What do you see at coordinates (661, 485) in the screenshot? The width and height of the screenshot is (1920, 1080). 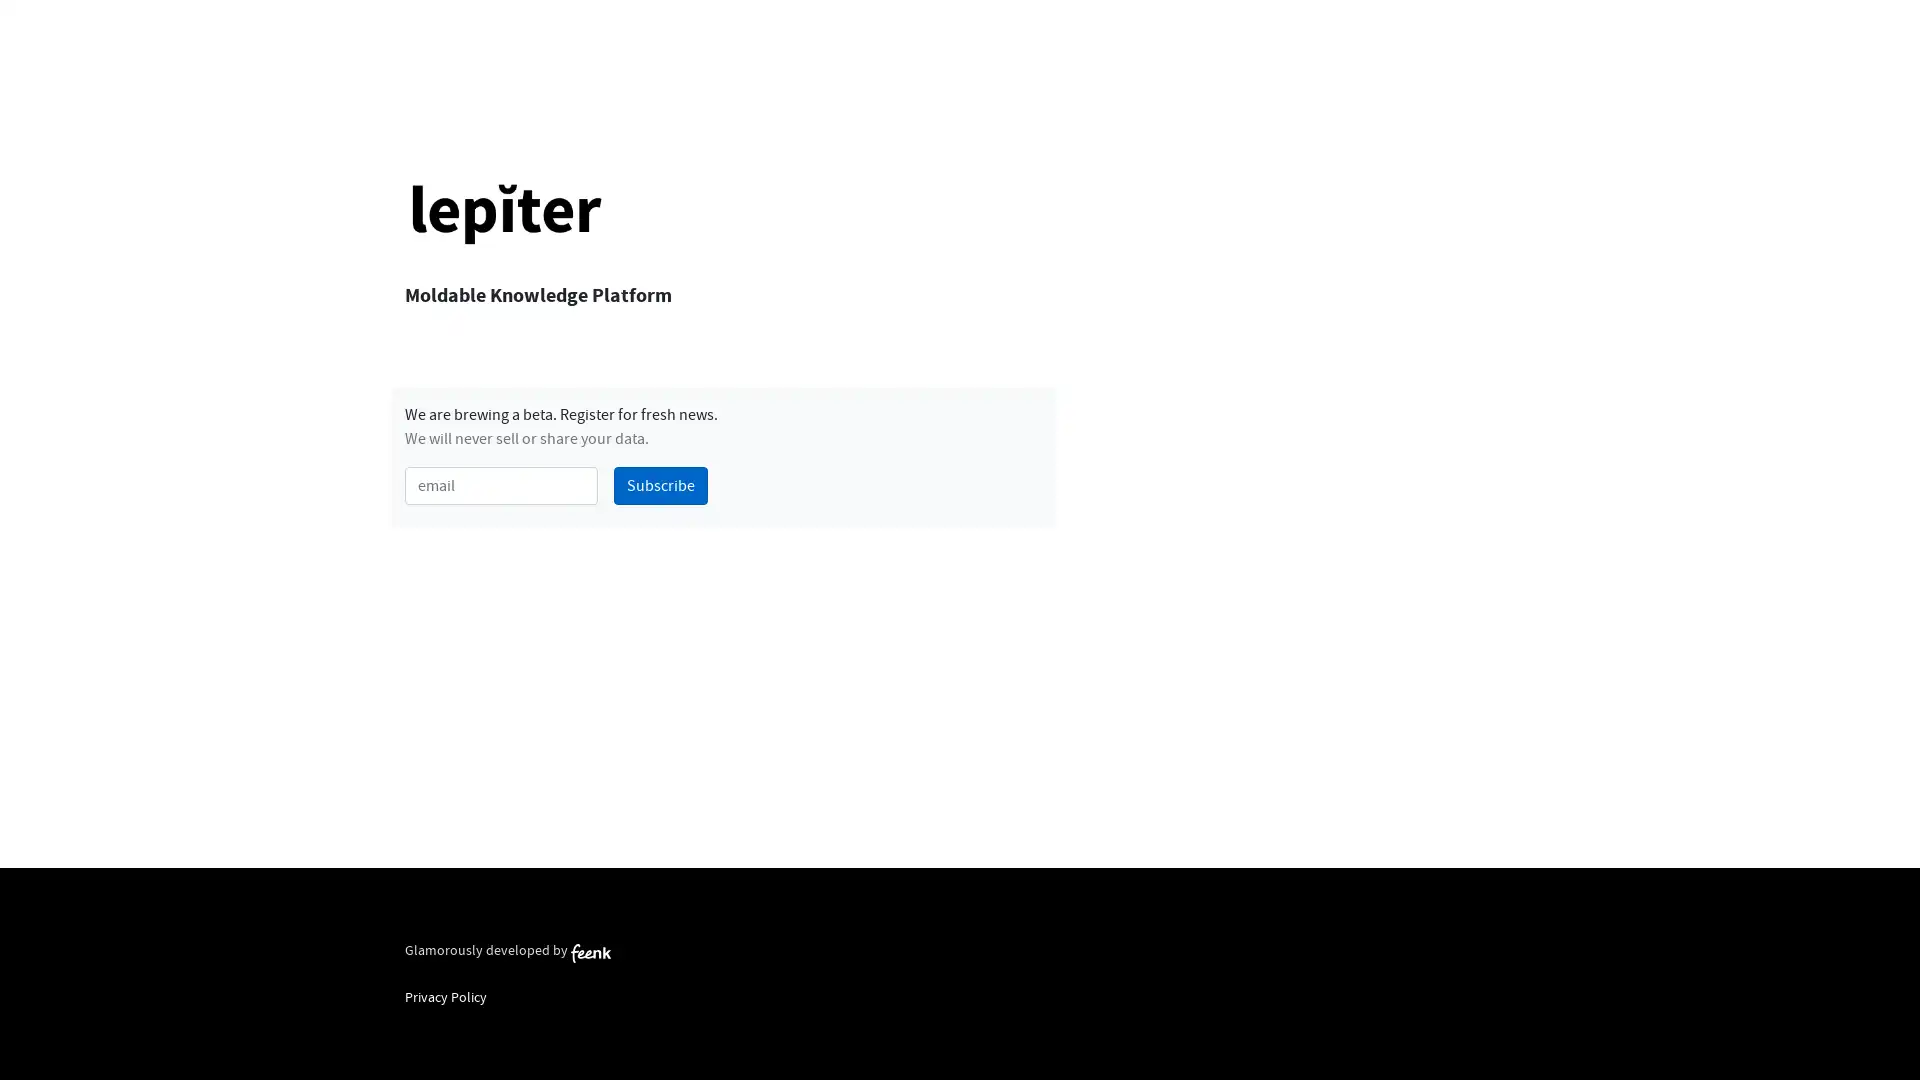 I see `Subscribe` at bounding box center [661, 485].